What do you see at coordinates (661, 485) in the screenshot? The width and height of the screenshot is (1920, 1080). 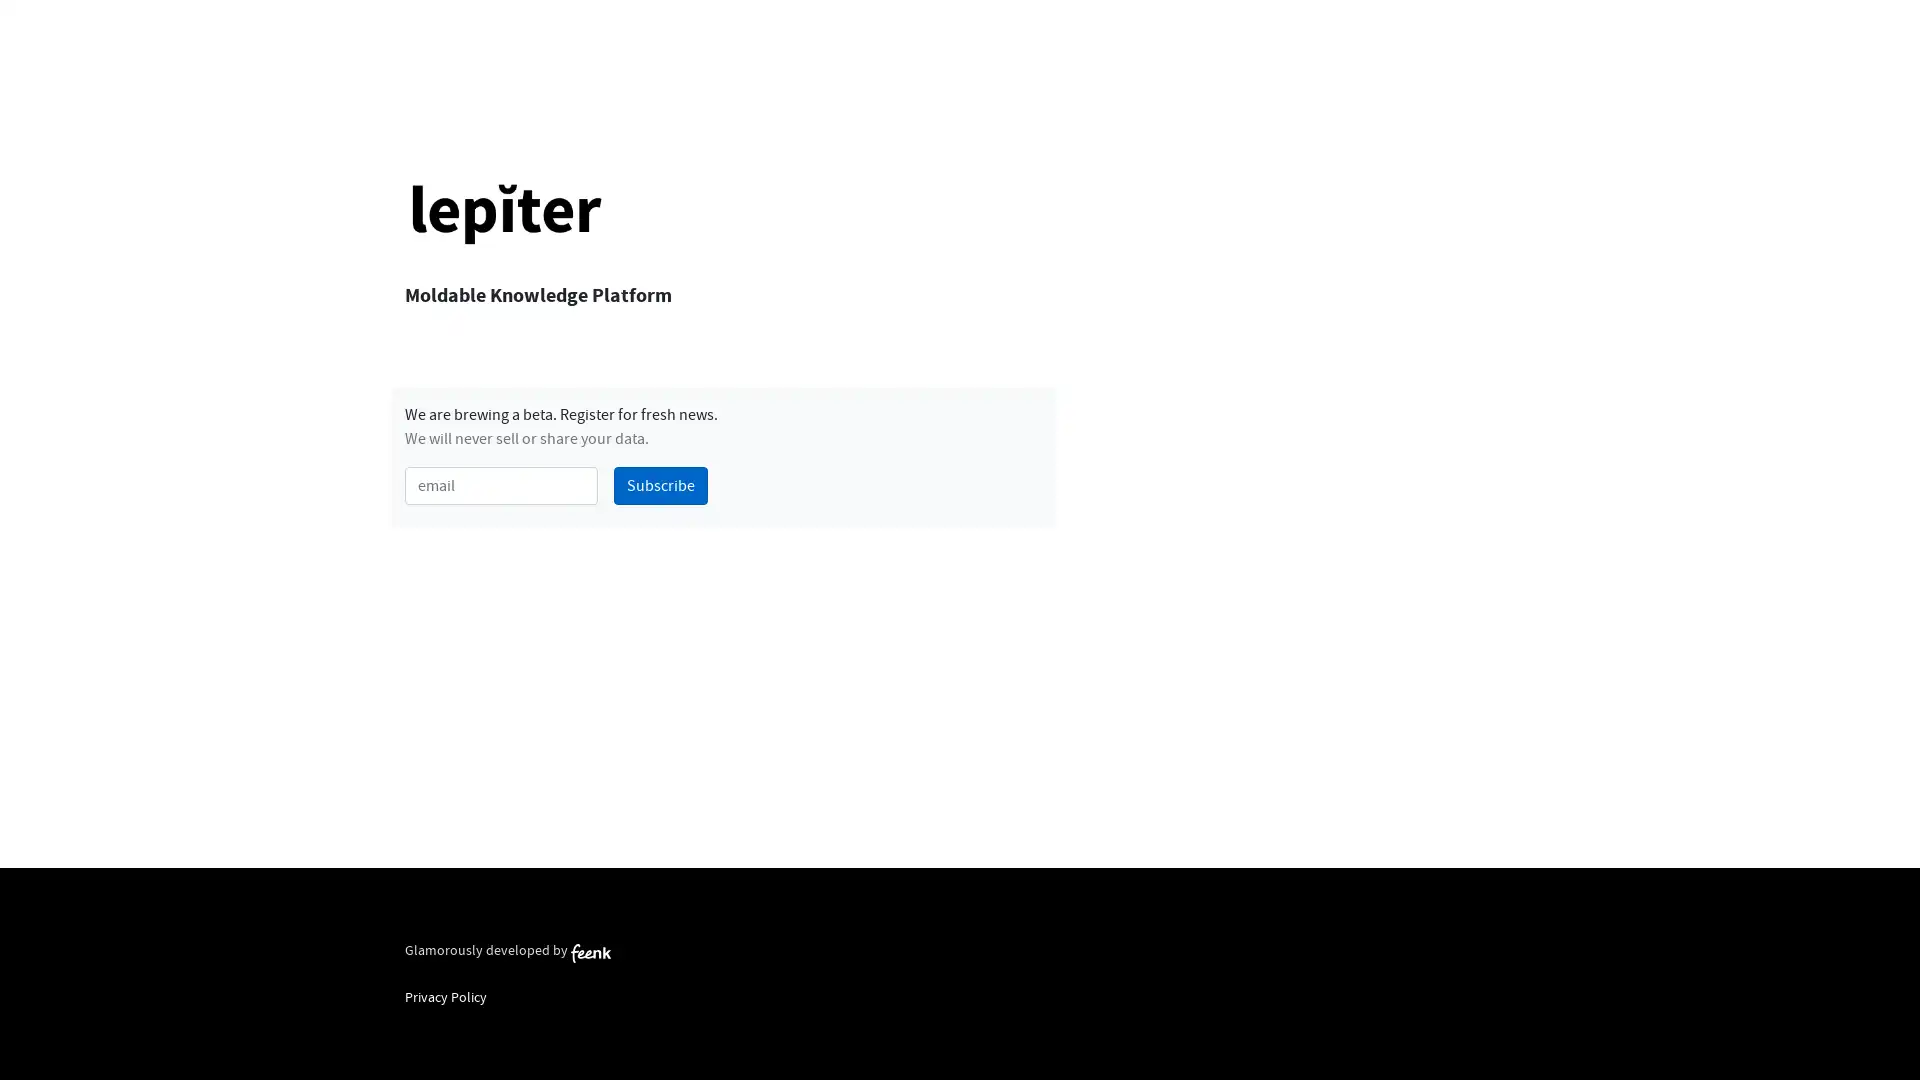 I see `Subscribe` at bounding box center [661, 485].